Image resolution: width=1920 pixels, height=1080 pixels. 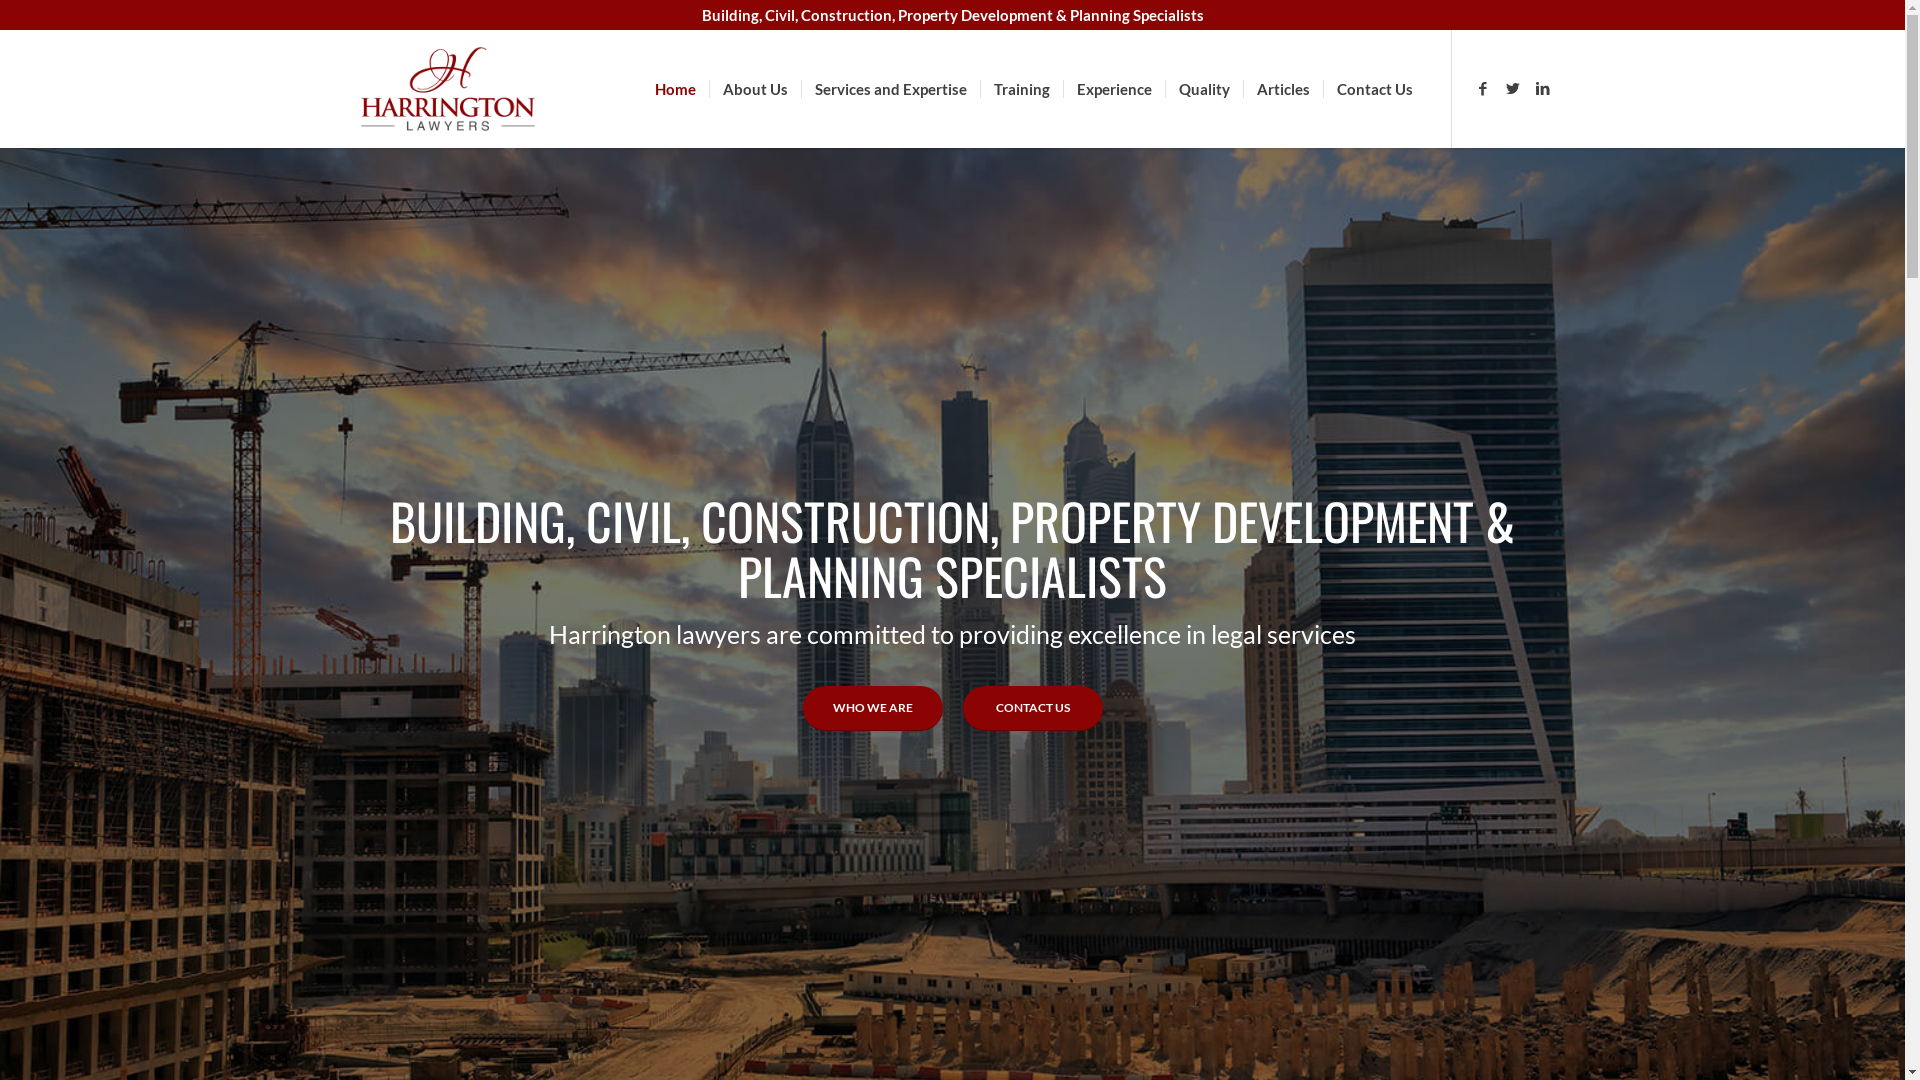 I want to click on 'Services and Expertise', so click(x=888, y=87).